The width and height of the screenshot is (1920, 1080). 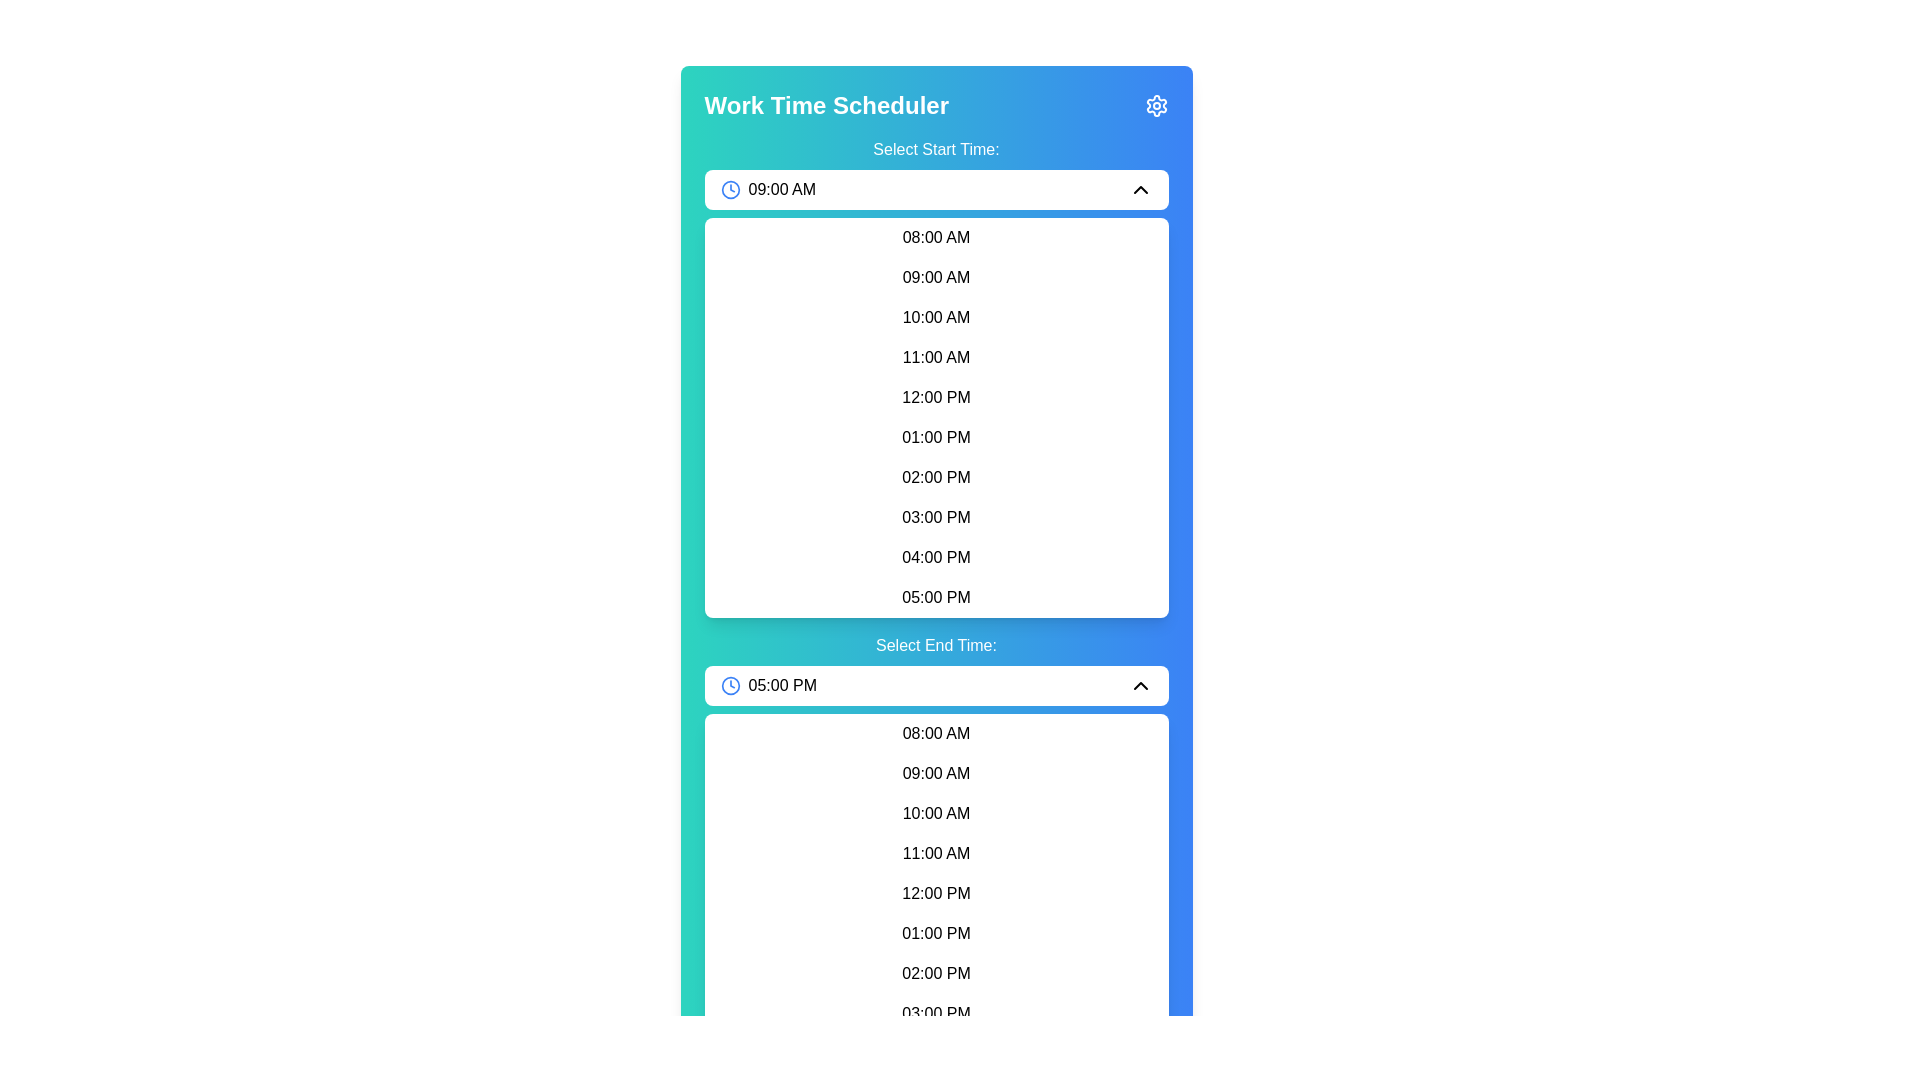 I want to click on the static text element that allows users to select '01:00 PM' in the Work Time Scheduler interface, so click(x=935, y=437).